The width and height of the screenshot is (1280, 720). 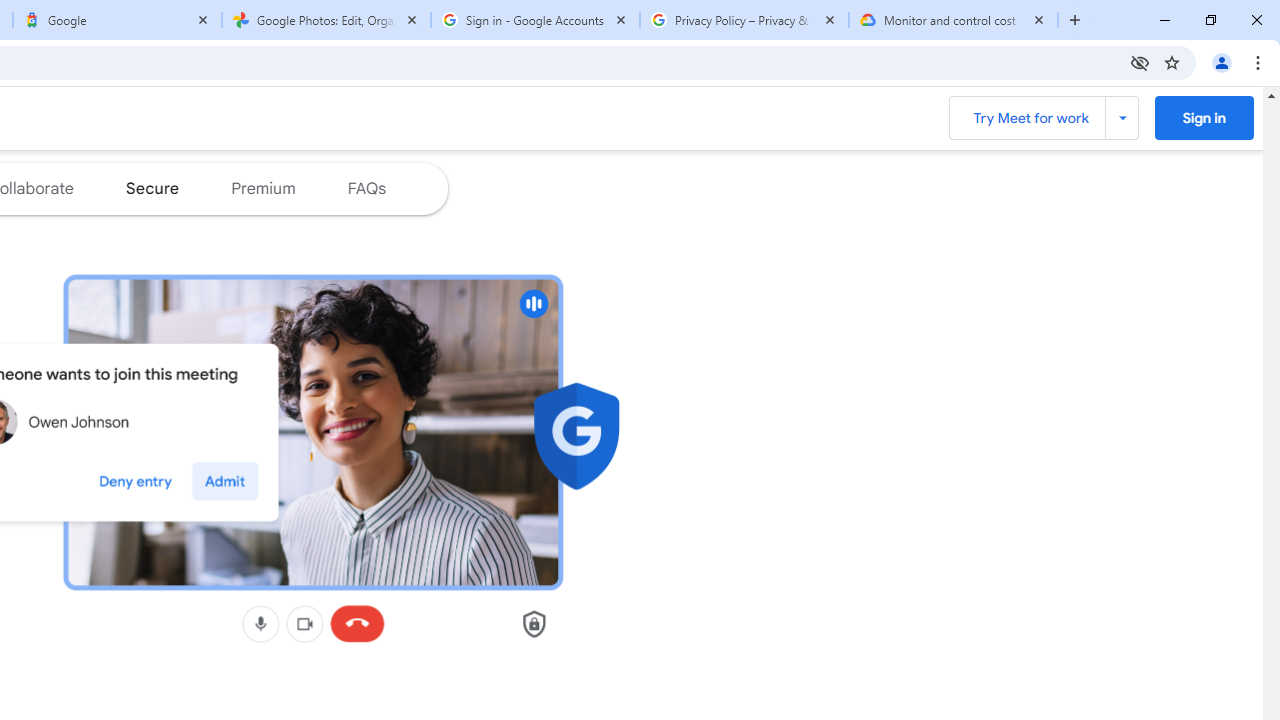 I want to click on 'Sign into Google Meet ', so click(x=1203, y=117).